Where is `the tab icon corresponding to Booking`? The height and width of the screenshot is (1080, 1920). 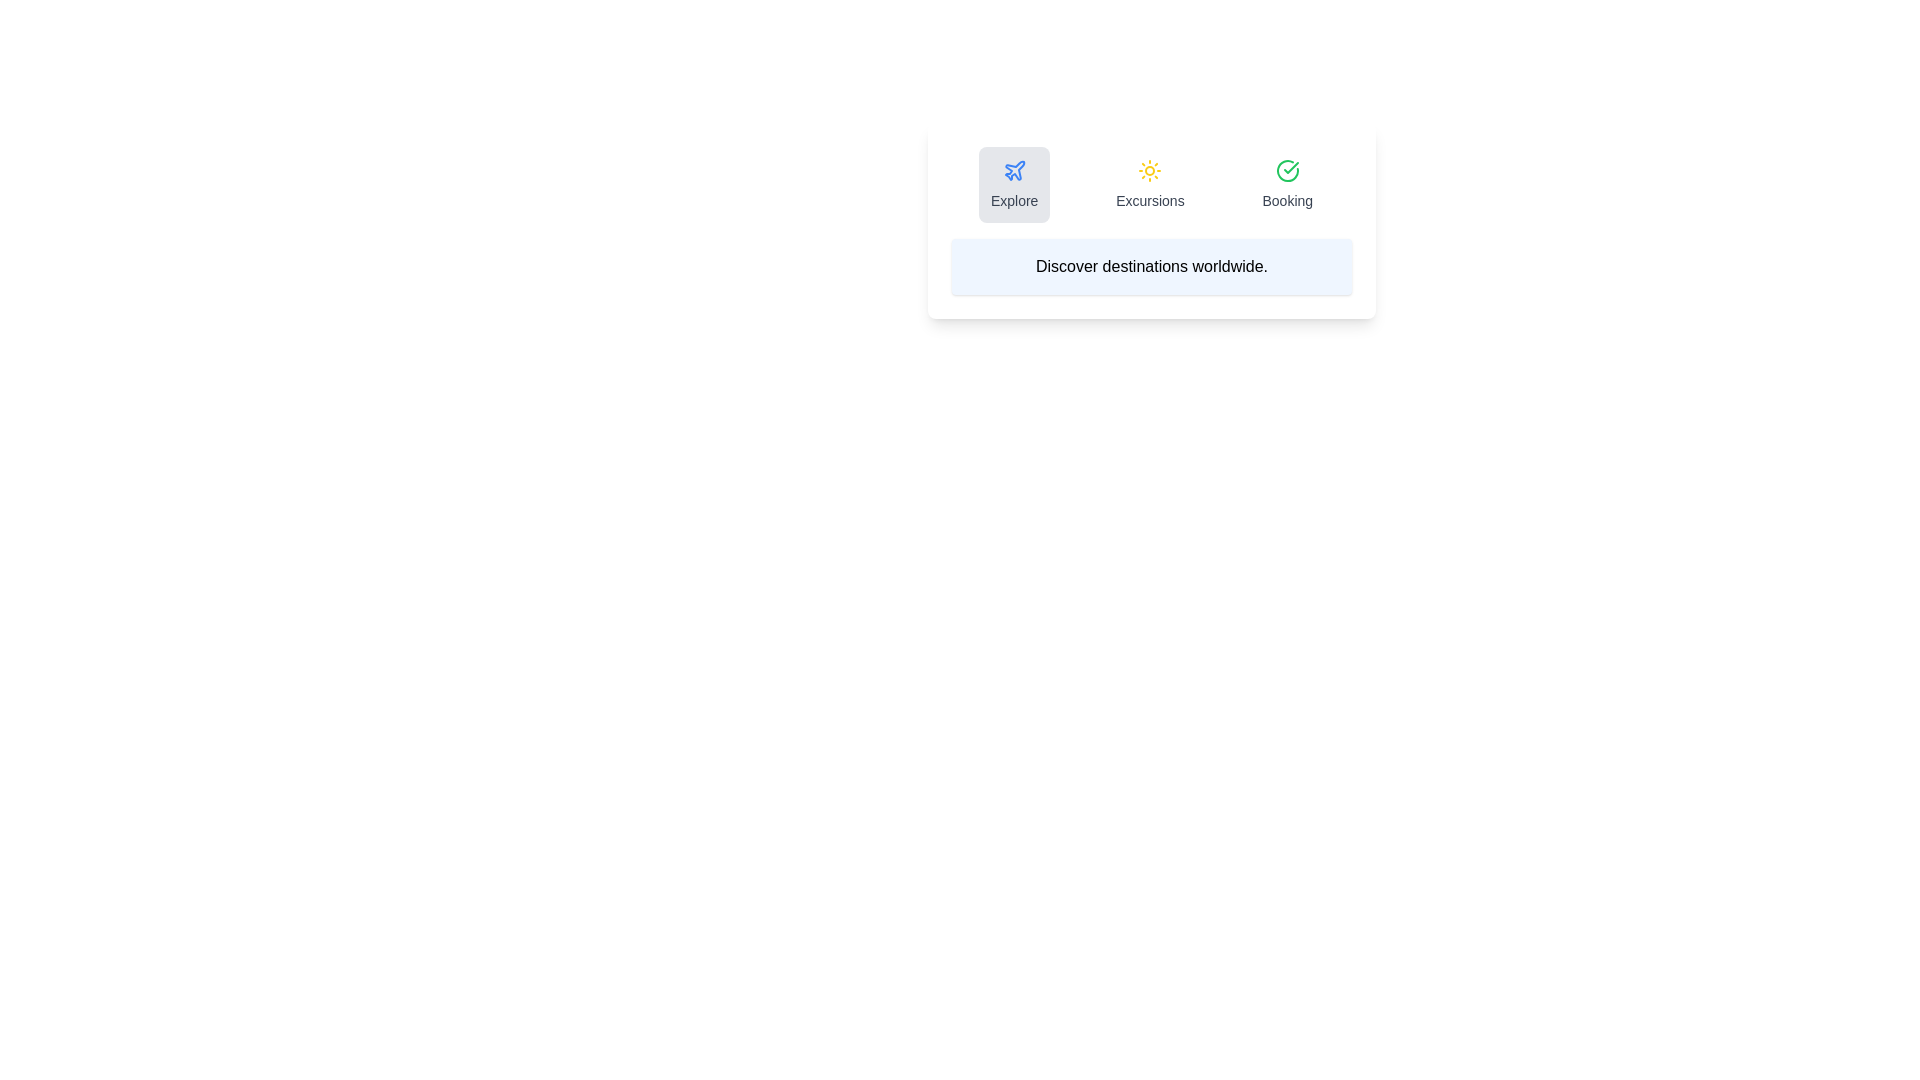
the tab icon corresponding to Booking is located at coordinates (1287, 185).